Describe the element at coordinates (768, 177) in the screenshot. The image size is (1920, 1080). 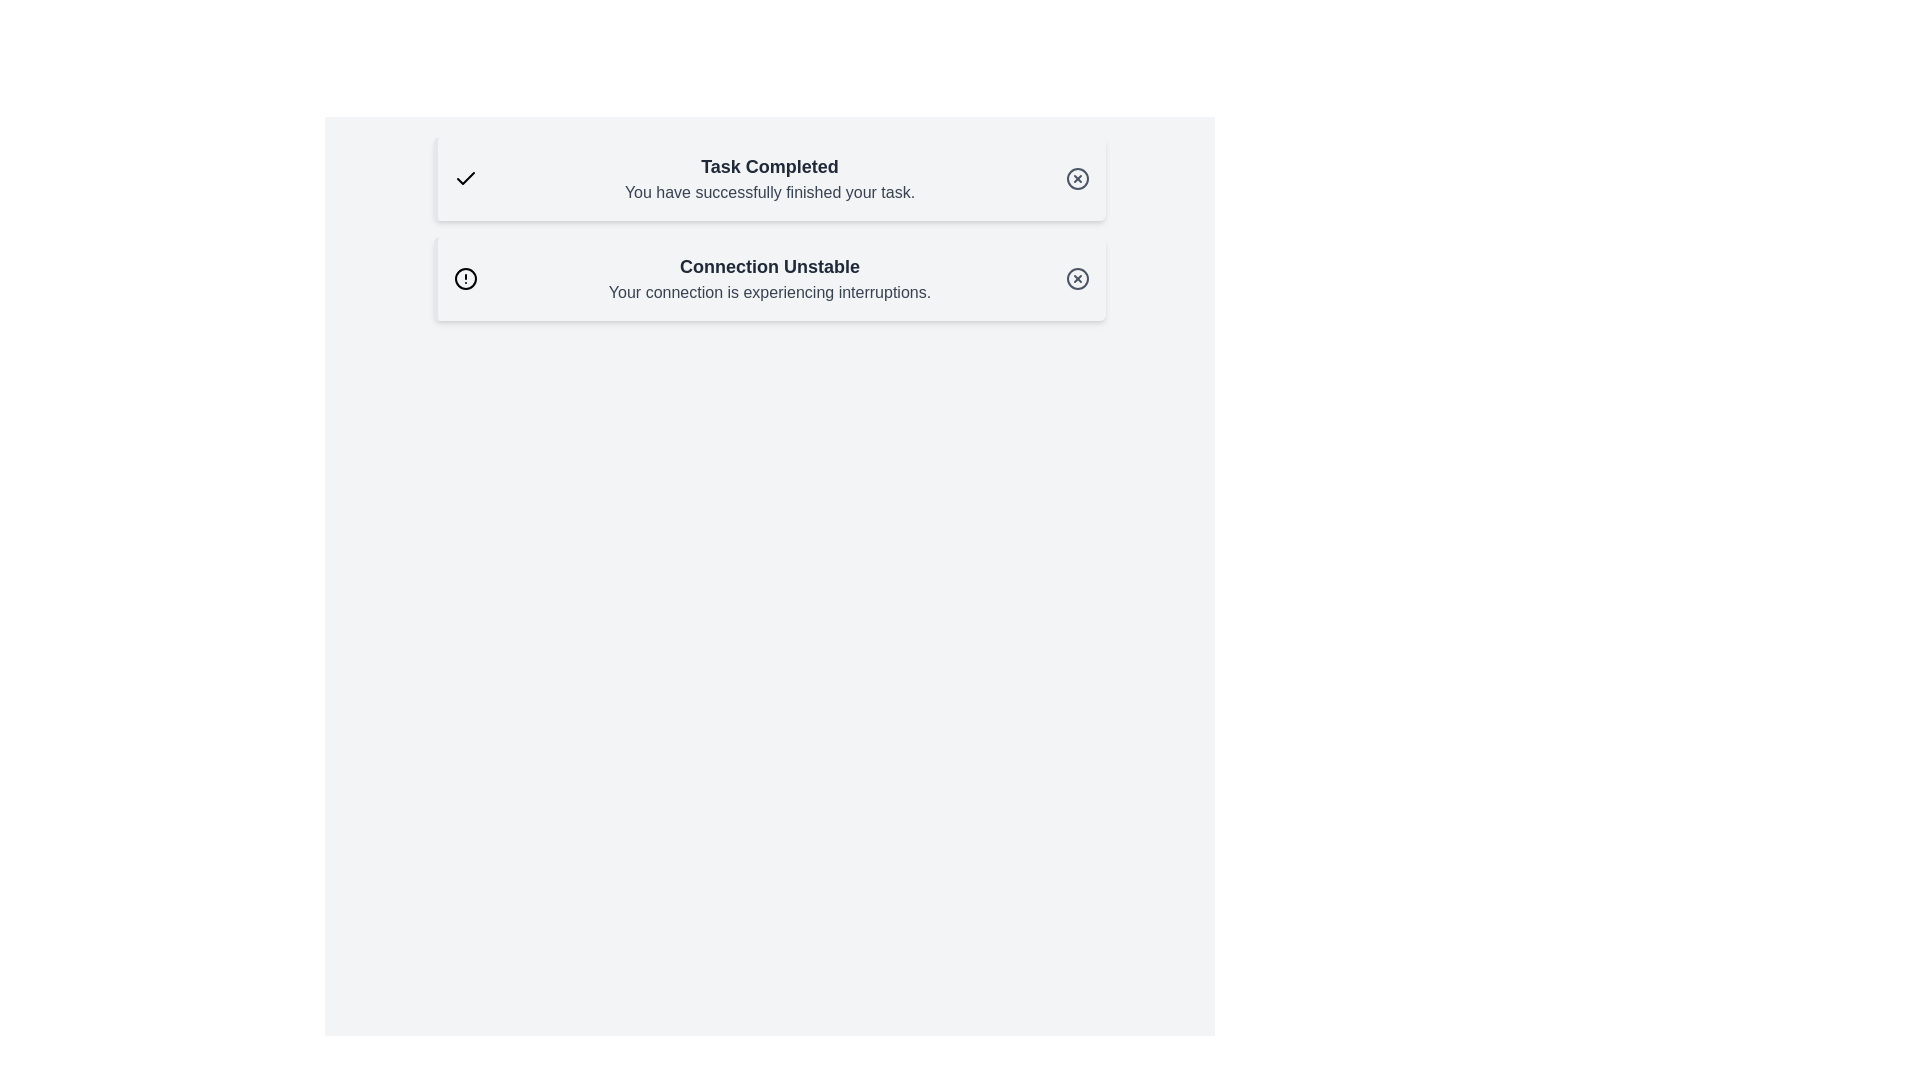
I see `the notification message titled 'Task Completed' in the light green notification box located at the top of the stack of notifications` at that location.